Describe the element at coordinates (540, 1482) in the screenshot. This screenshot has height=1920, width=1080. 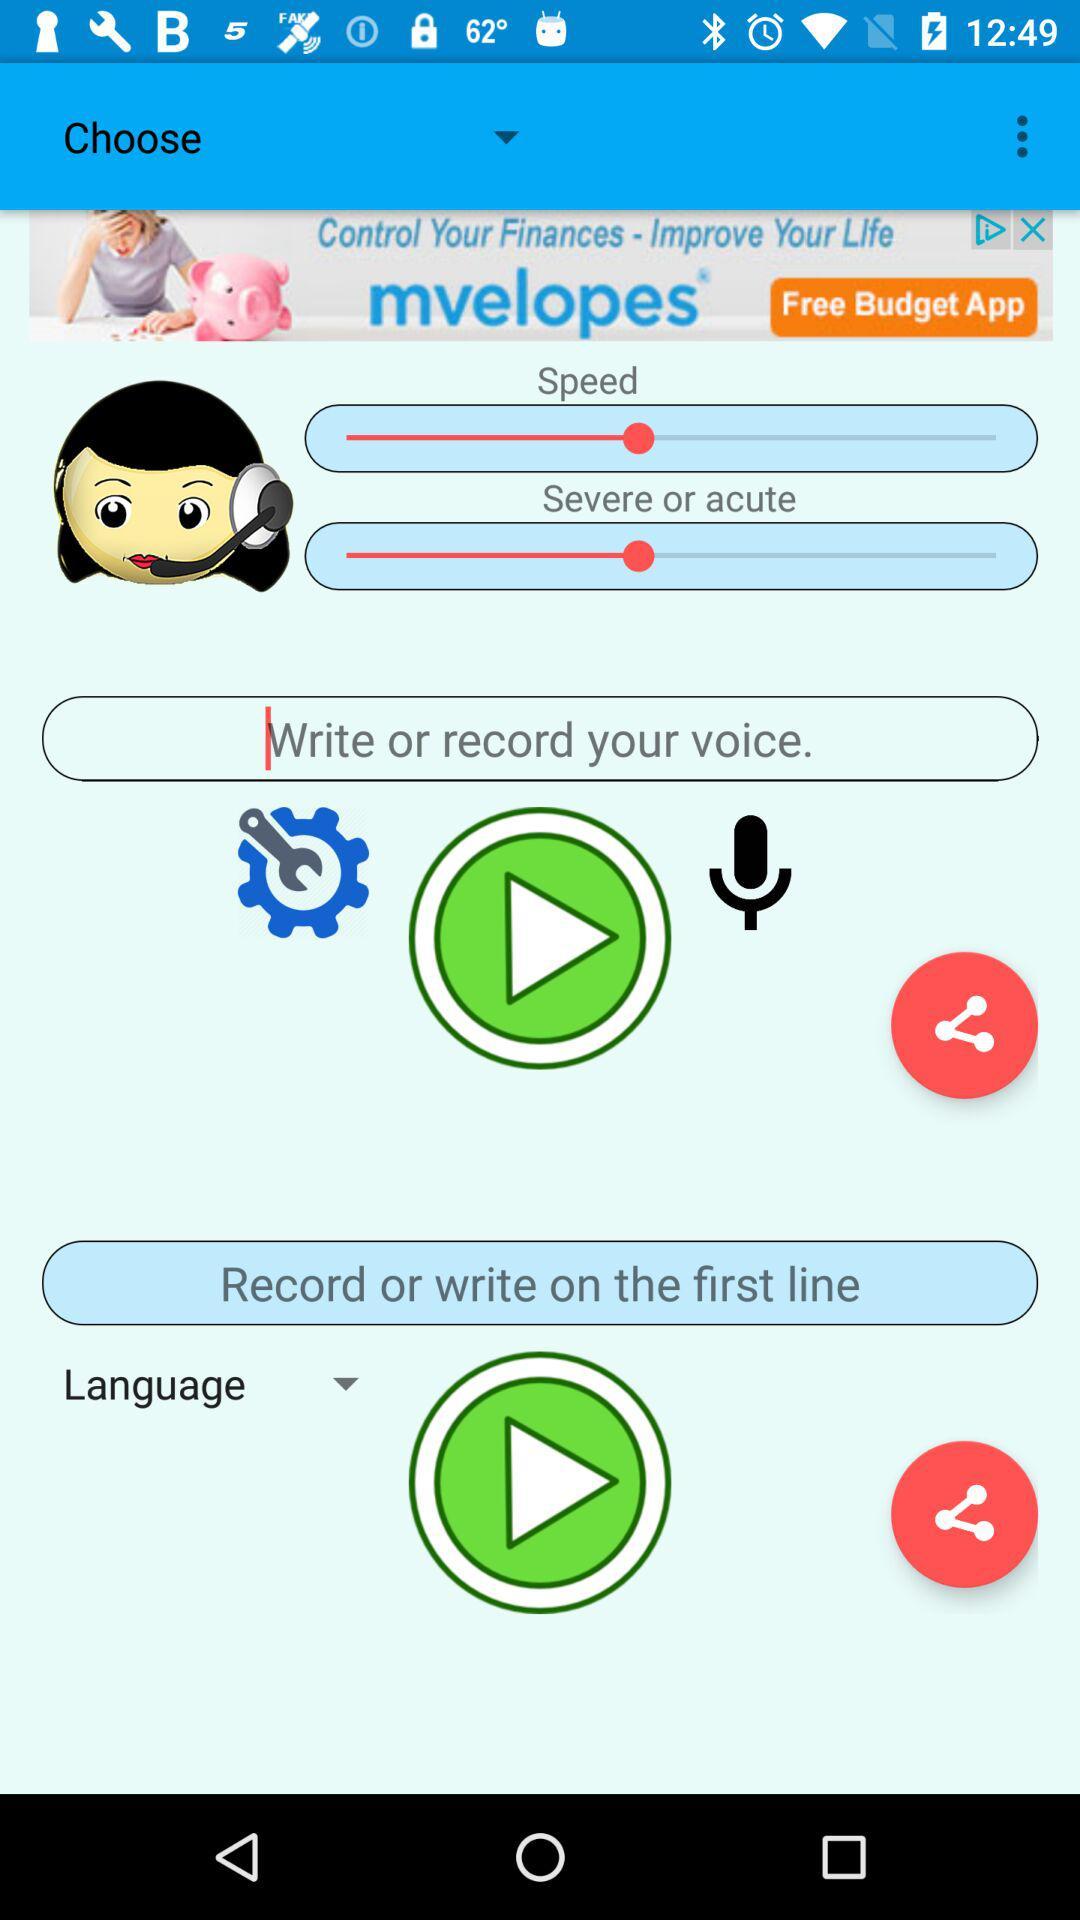
I see `play` at that location.